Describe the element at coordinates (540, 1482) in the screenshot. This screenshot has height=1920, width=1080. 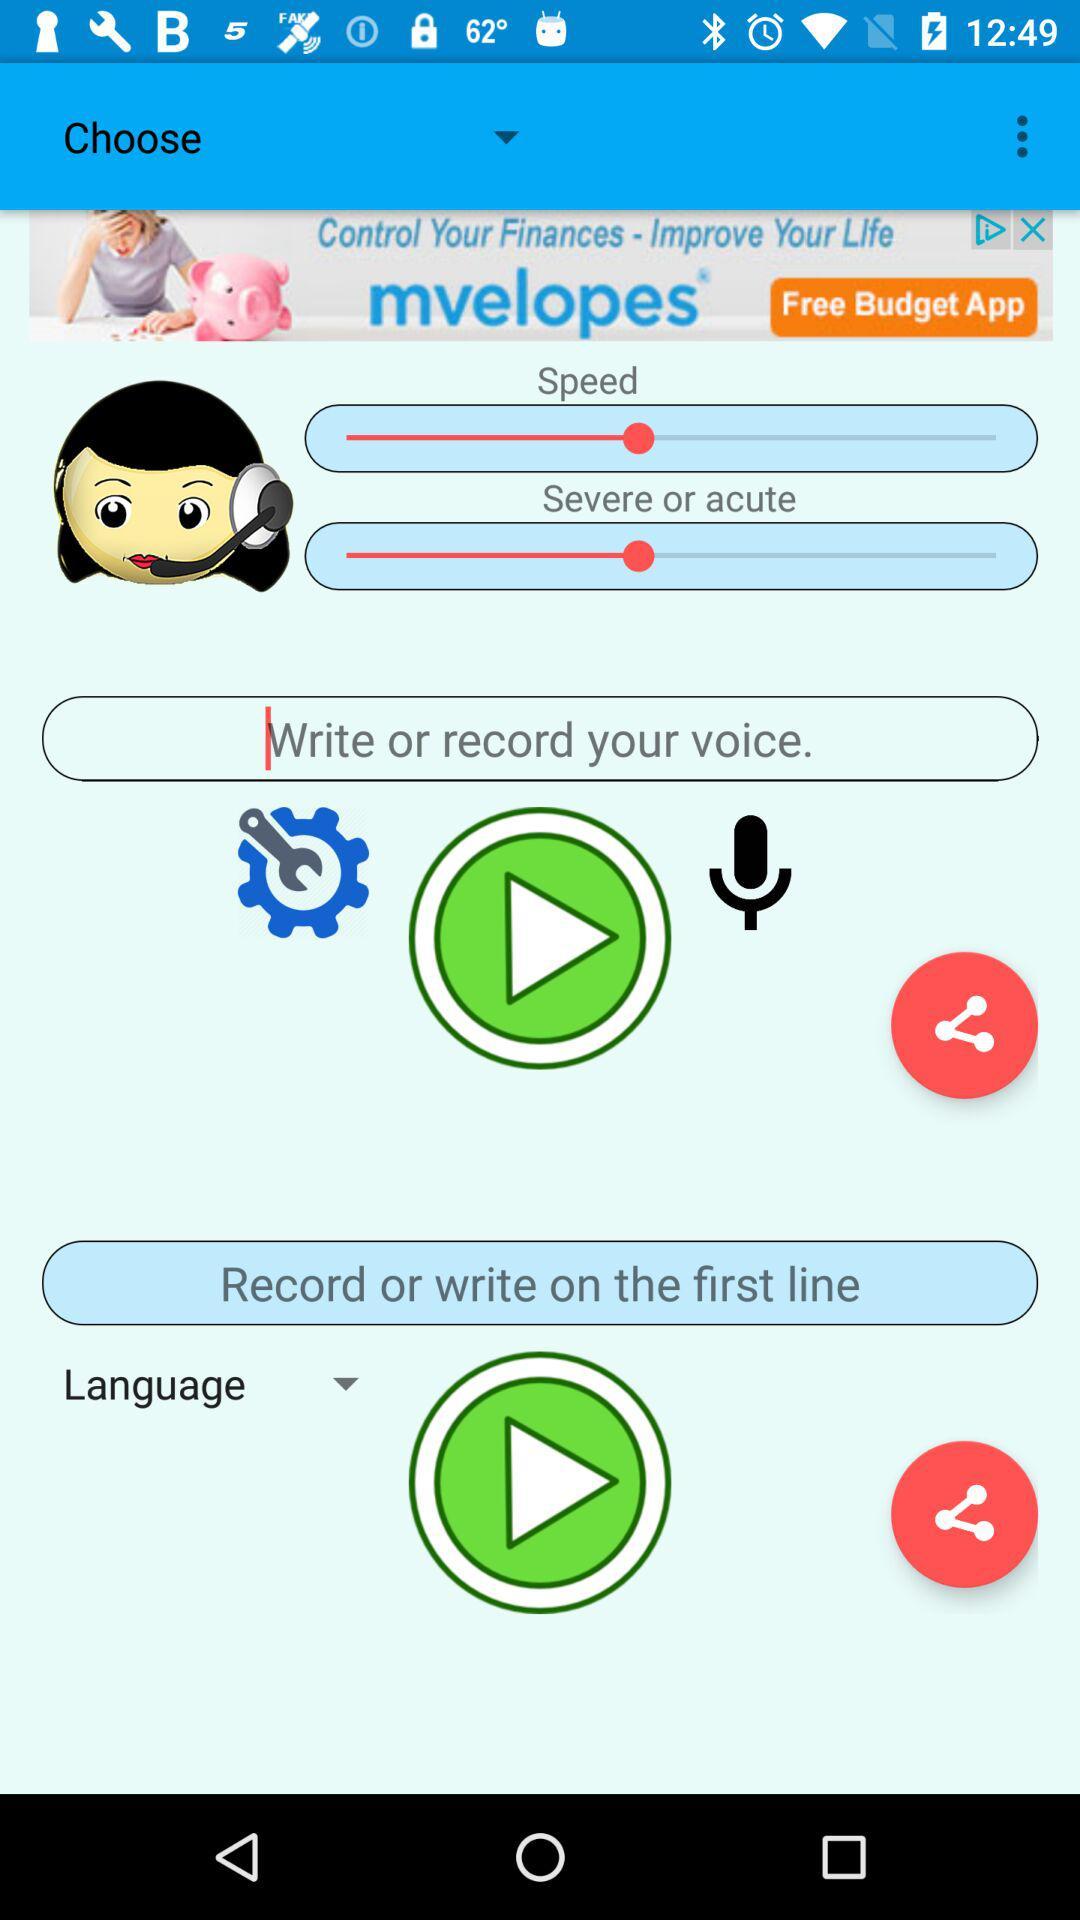
I see `play` at that location.